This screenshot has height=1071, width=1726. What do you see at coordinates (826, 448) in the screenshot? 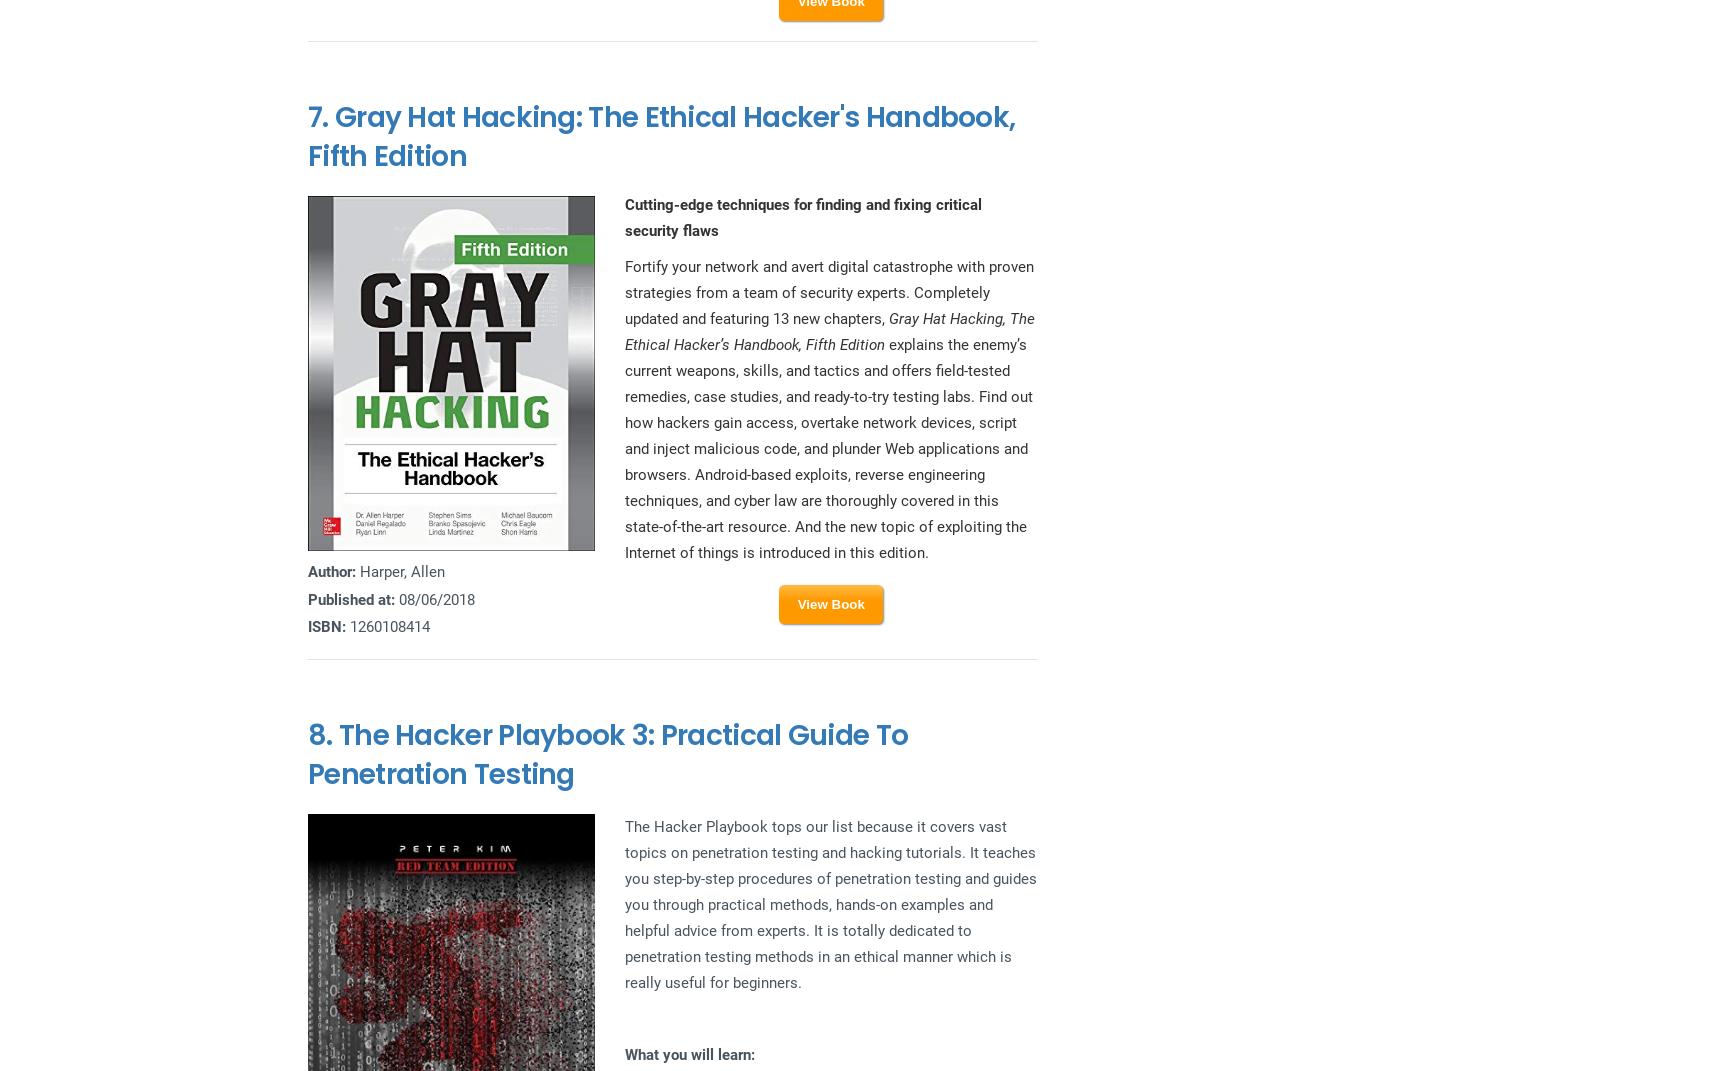
I see `'explains the enemy’s current weapons, skills, and tactics and offers field-tested remedies, case studies, and ready-to-try testing labs. Find out how hackers gain access, overtake network devices, script and inject malicious code, and plunder Web applications and browsers. Android-based exploits, reverse engineering techniques, and cyber law are thoroughly covered in this state-of-the-art resource. And the new topic of exploiting the Internet of things is introduced in this edition.'` at bounding box center [826, 448].